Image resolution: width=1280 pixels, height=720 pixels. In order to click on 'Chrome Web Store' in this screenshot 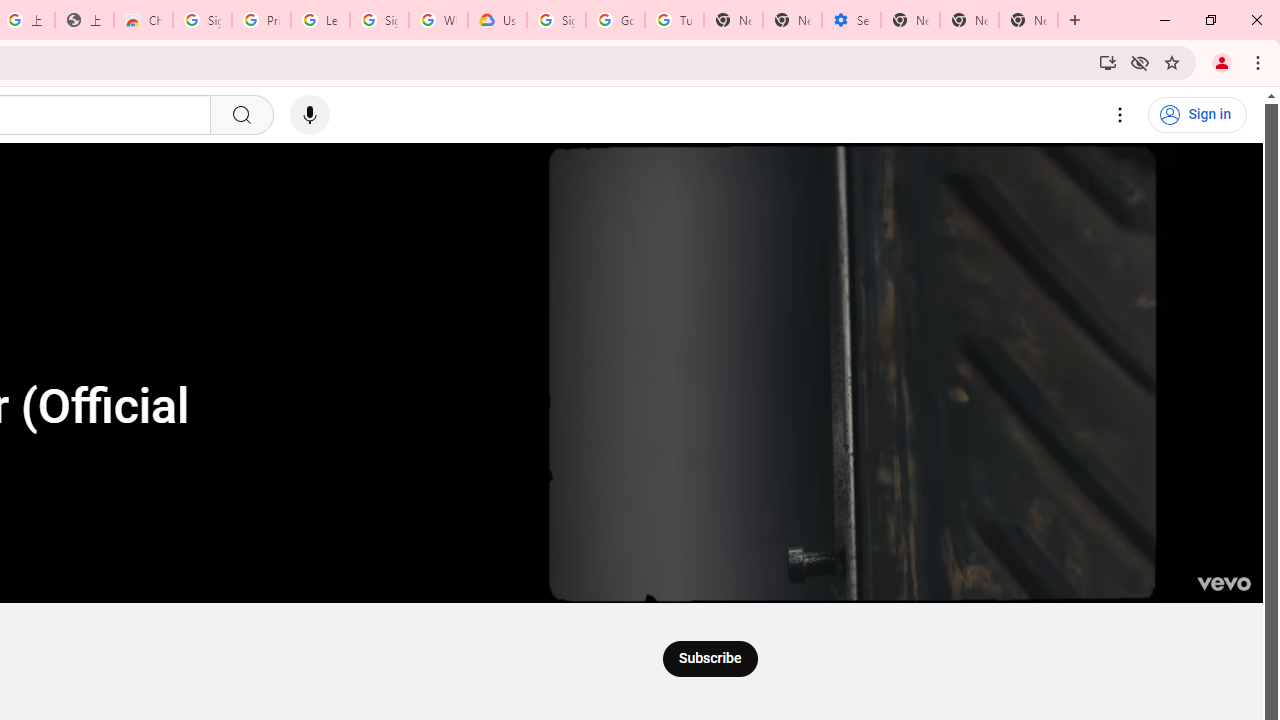, I will do `click(142, 20)`.